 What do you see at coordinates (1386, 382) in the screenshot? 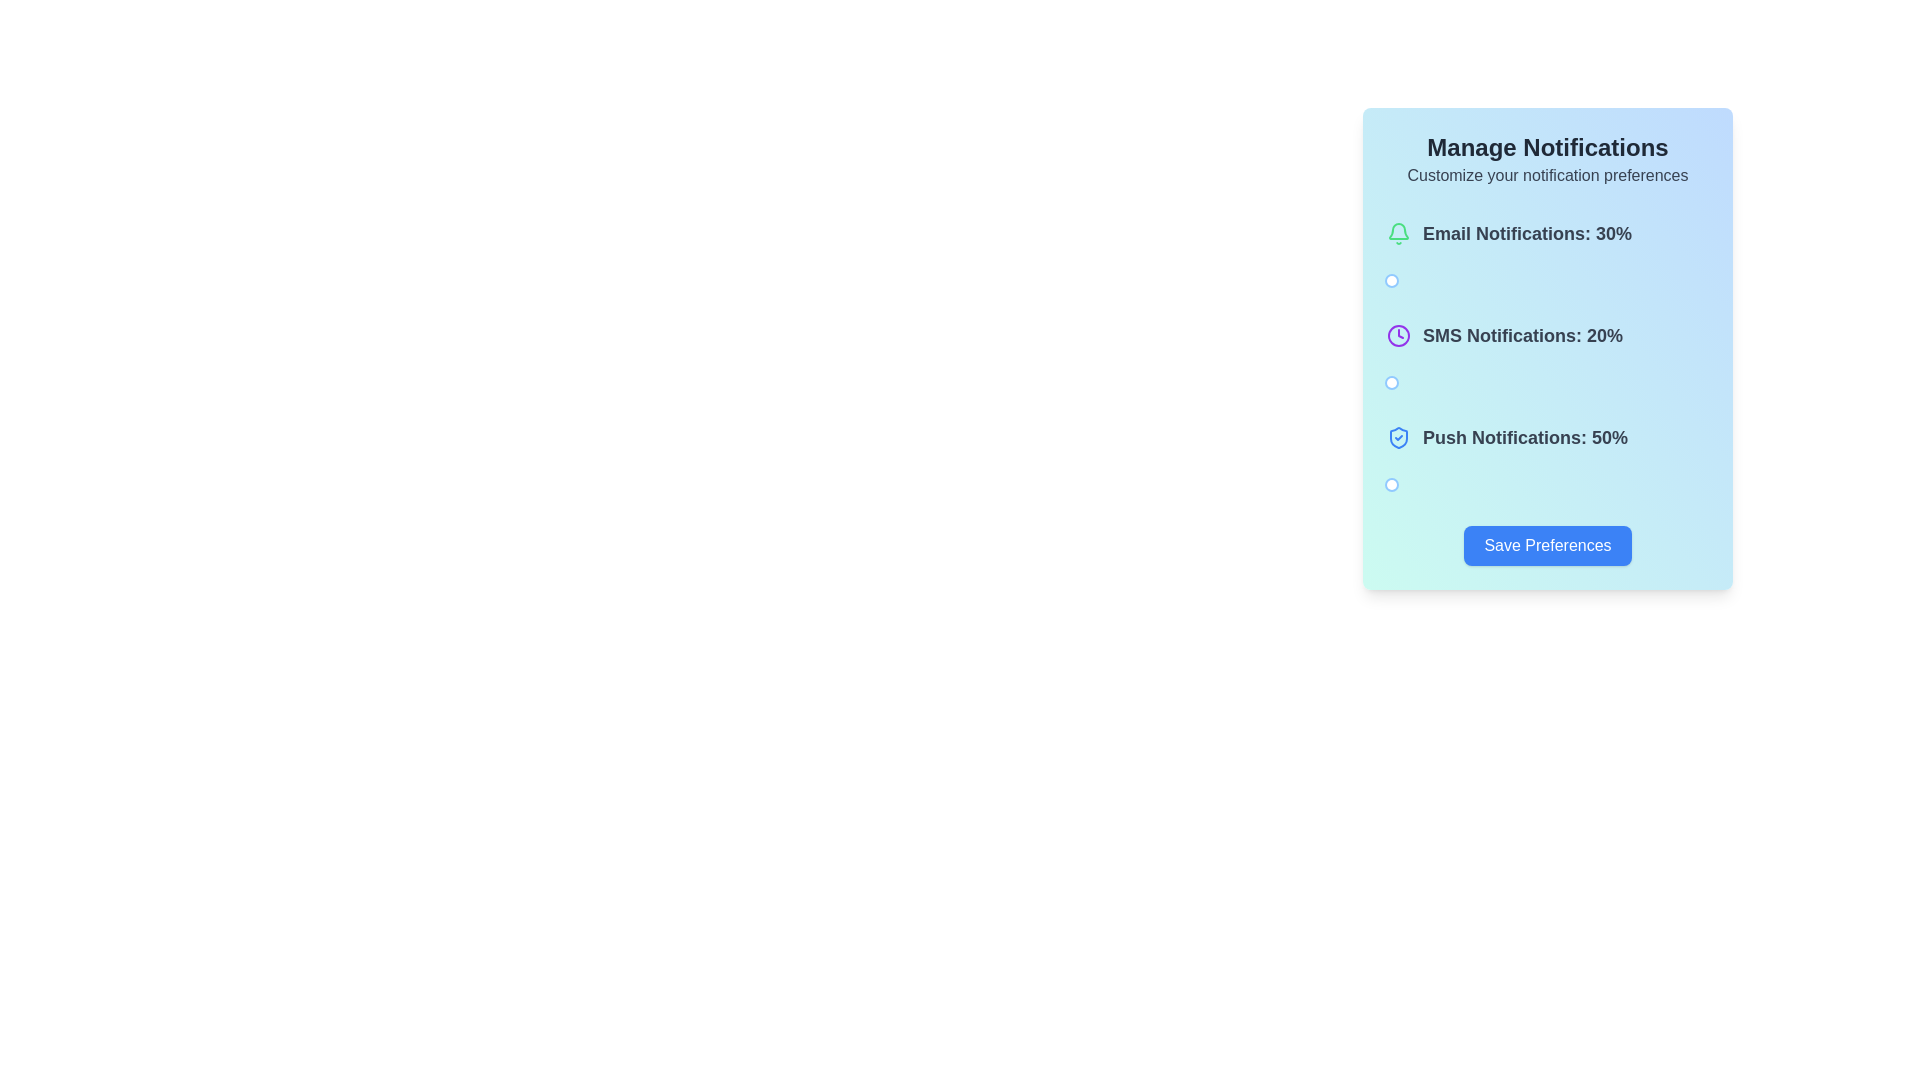
I see `the slider value` at bounding box center [1386, 382].